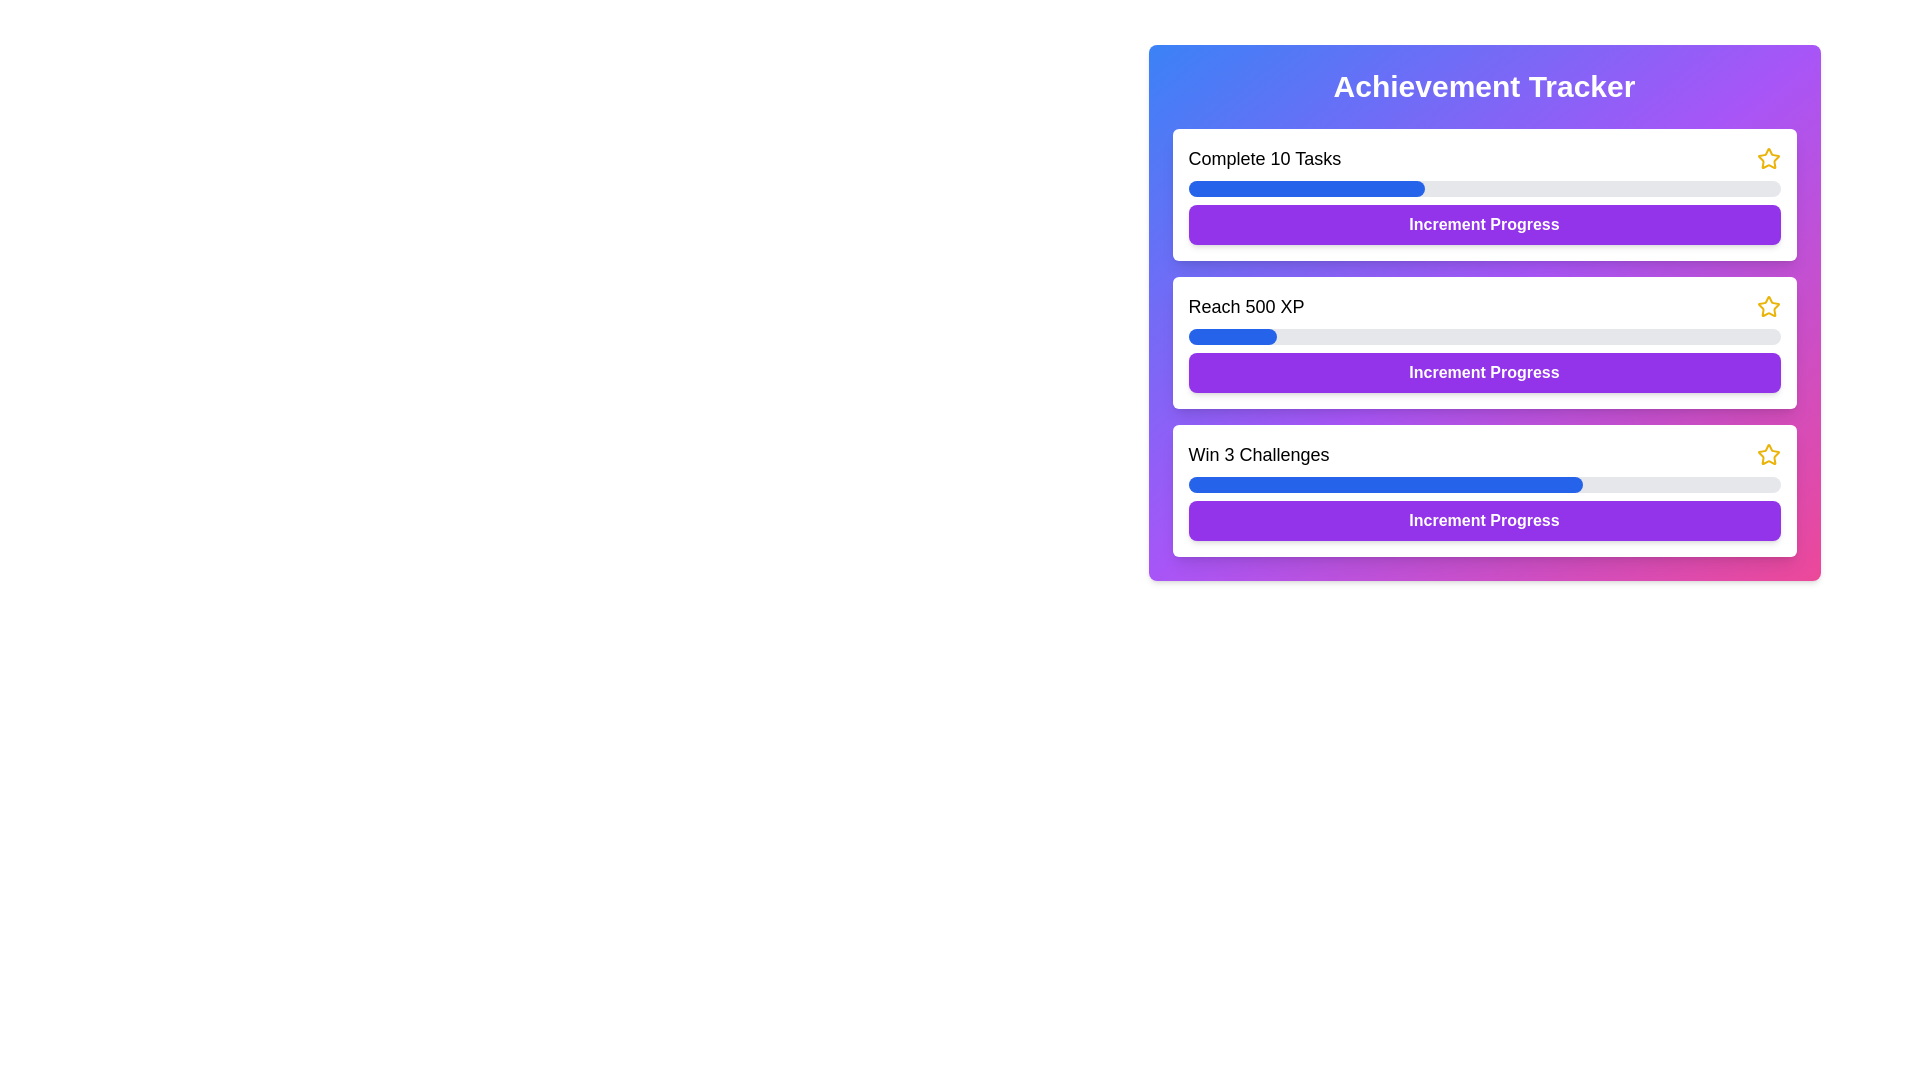  I want to click on the rectangular button with a purple background and white text that reads 'Increment Progress', so click(1484, 373).